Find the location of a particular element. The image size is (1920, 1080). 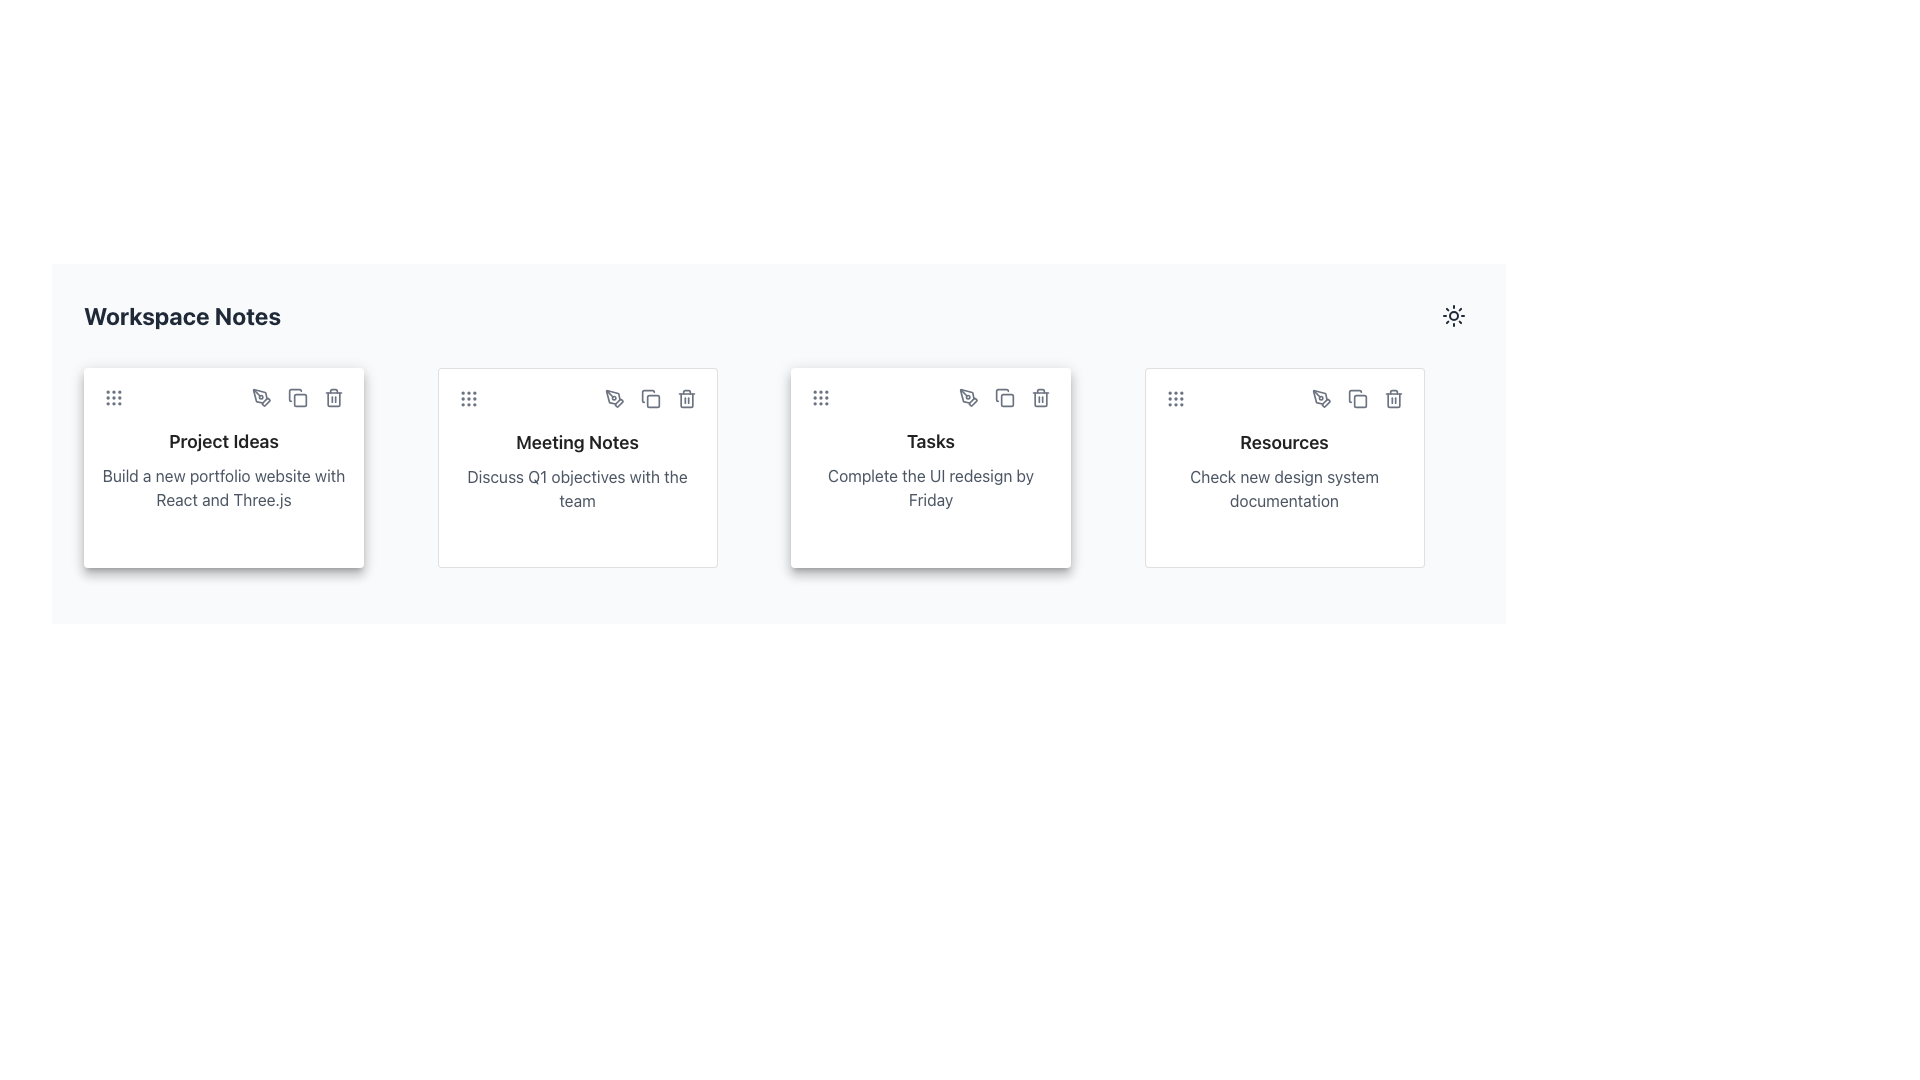

the handle icon located at the top-left corner of the 'Resources' card is located at coordinates (1175, 398).